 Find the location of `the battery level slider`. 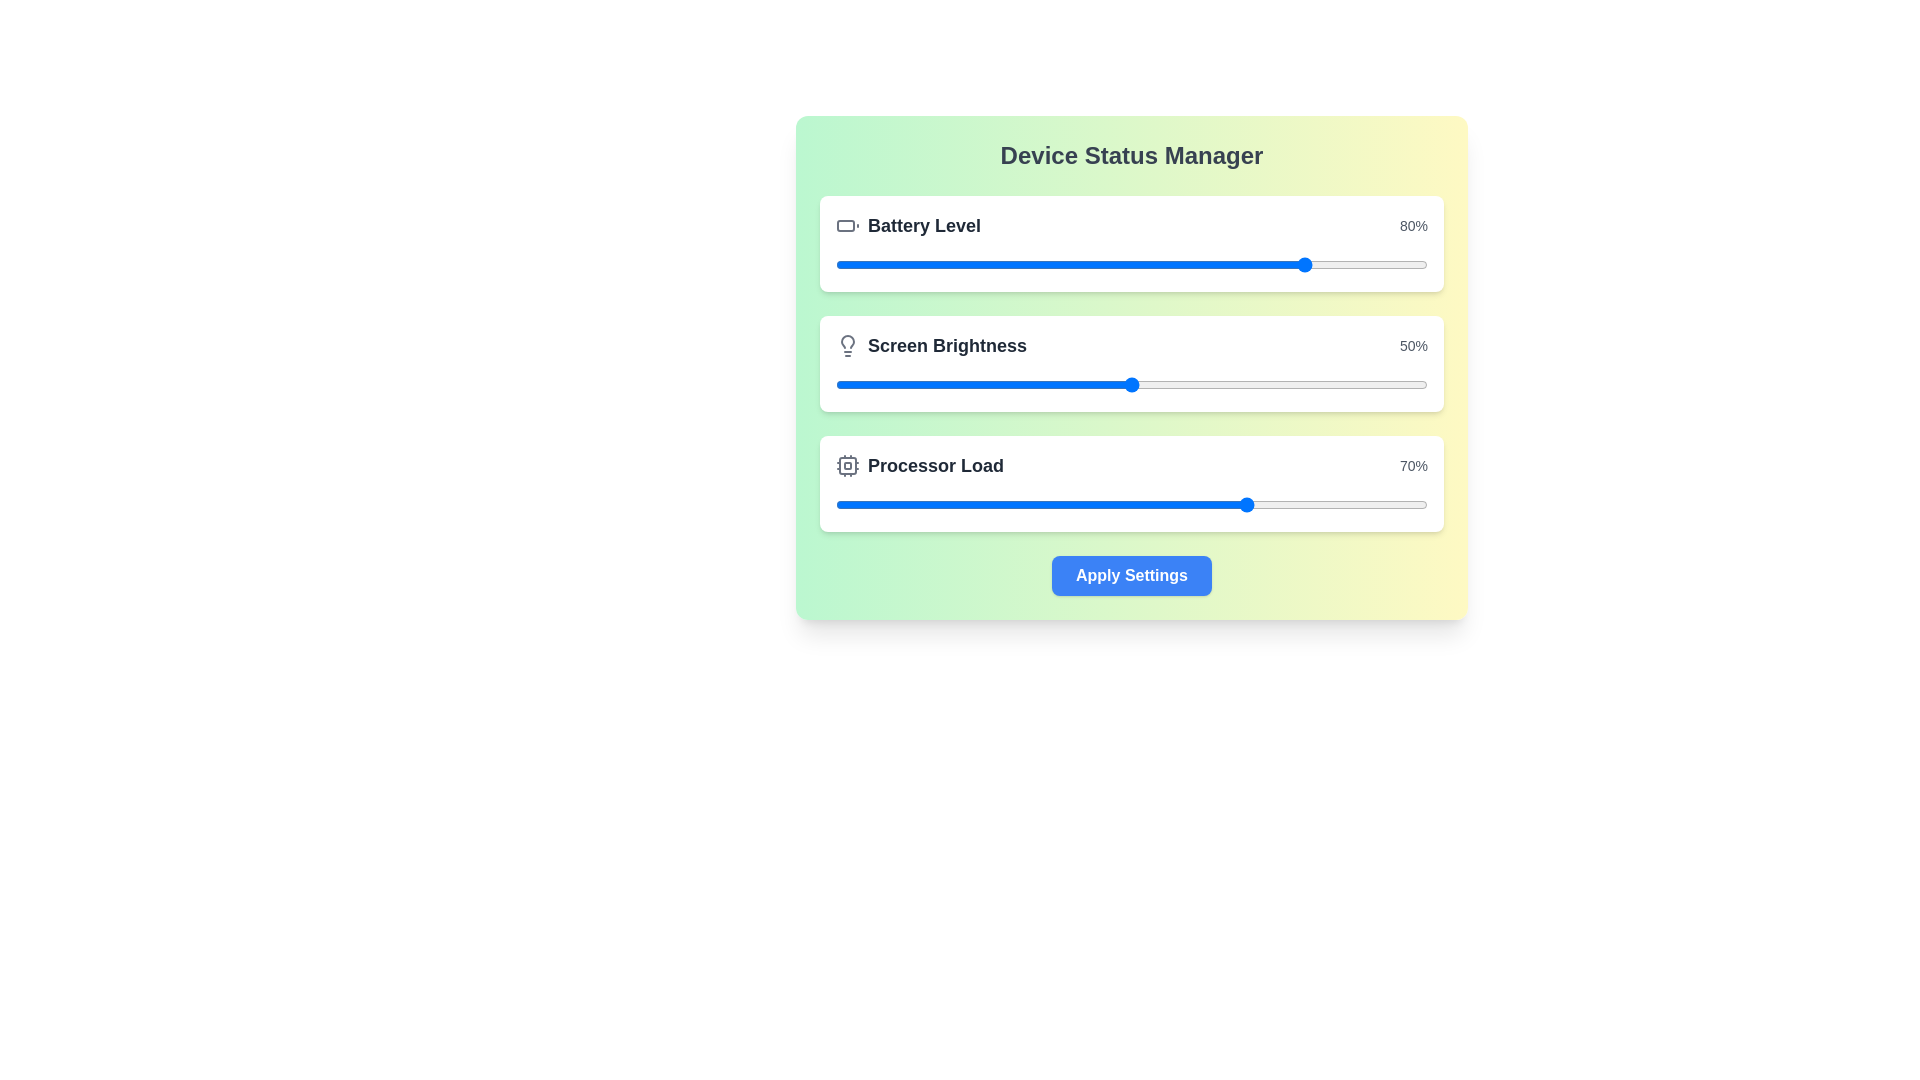

the battery level slider is located at coordinates (1113, 264).